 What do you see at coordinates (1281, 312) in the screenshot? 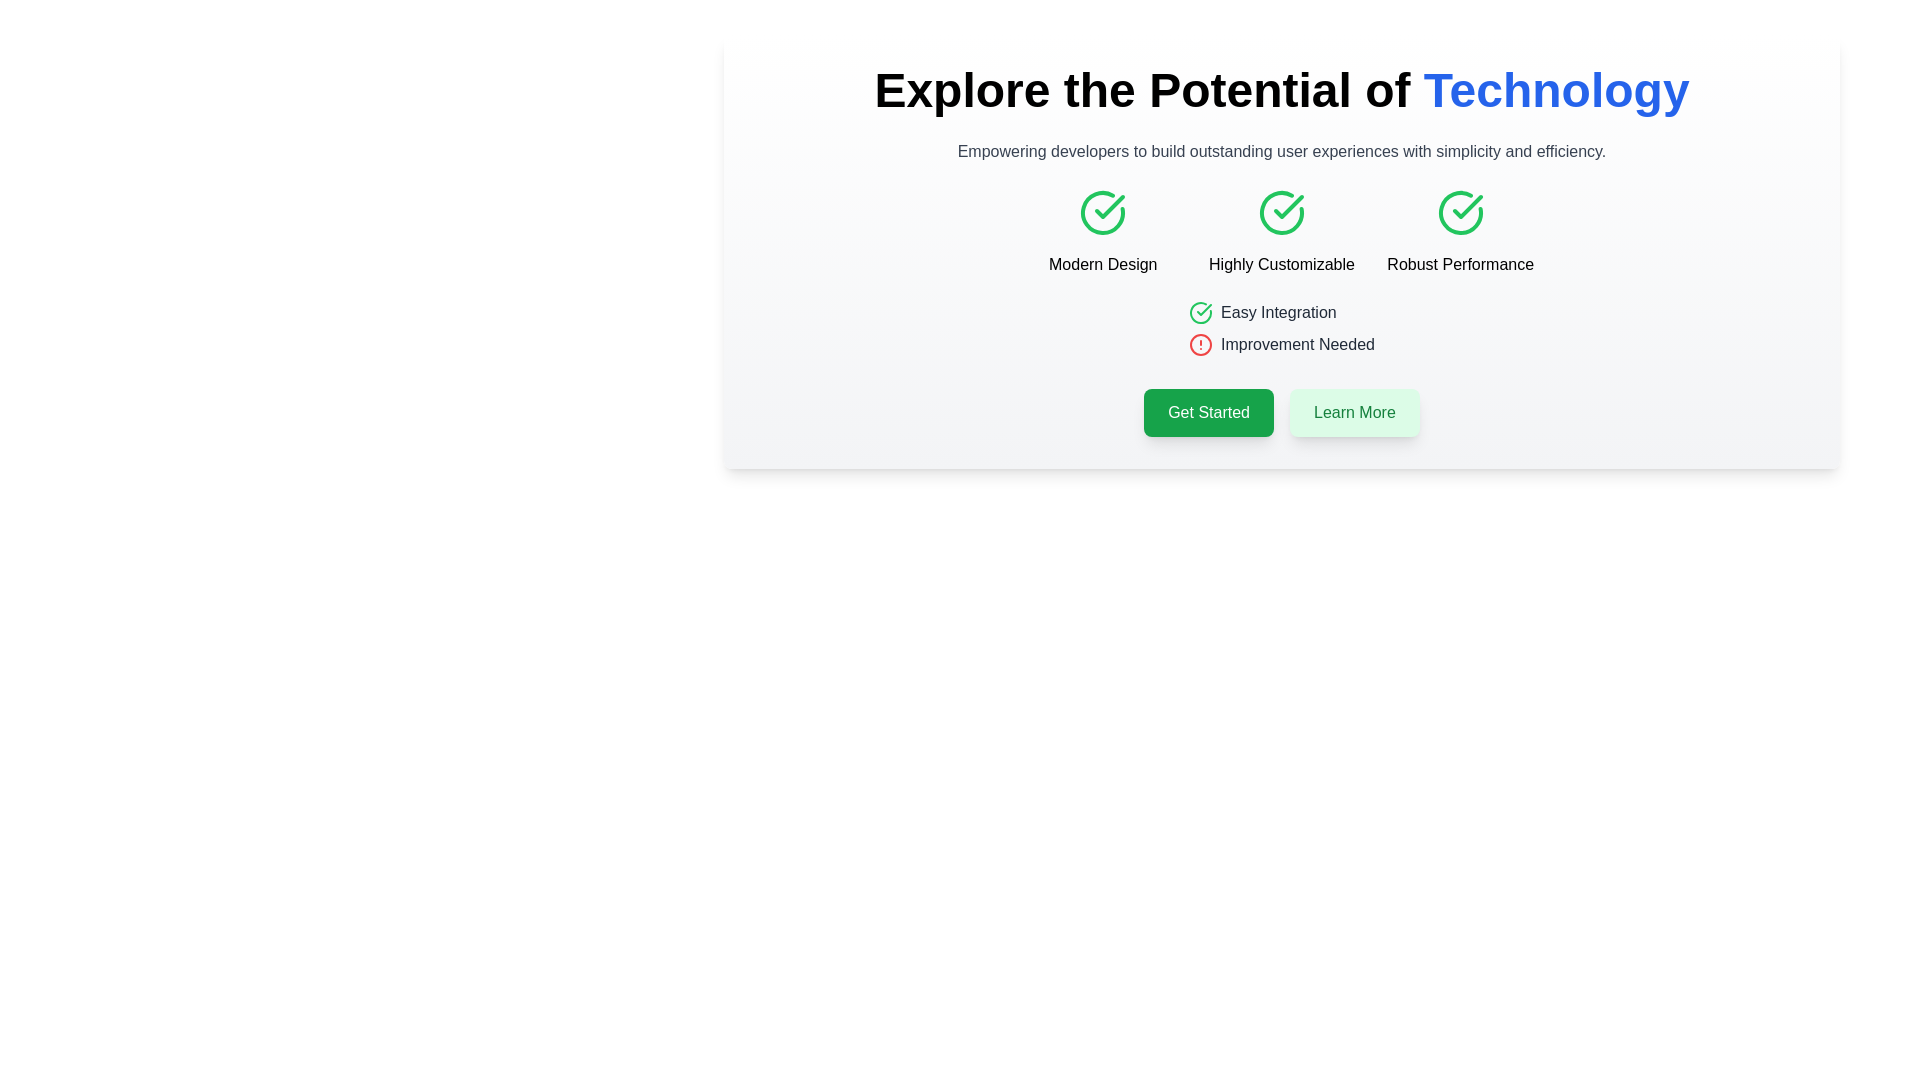
I see `the informational item featuring a green checkmark icon and the label 'Easy Integration', which is the first item in the vertical list under the header 'Explore the Potential of Technology'` at bounding box center [1281, 312].